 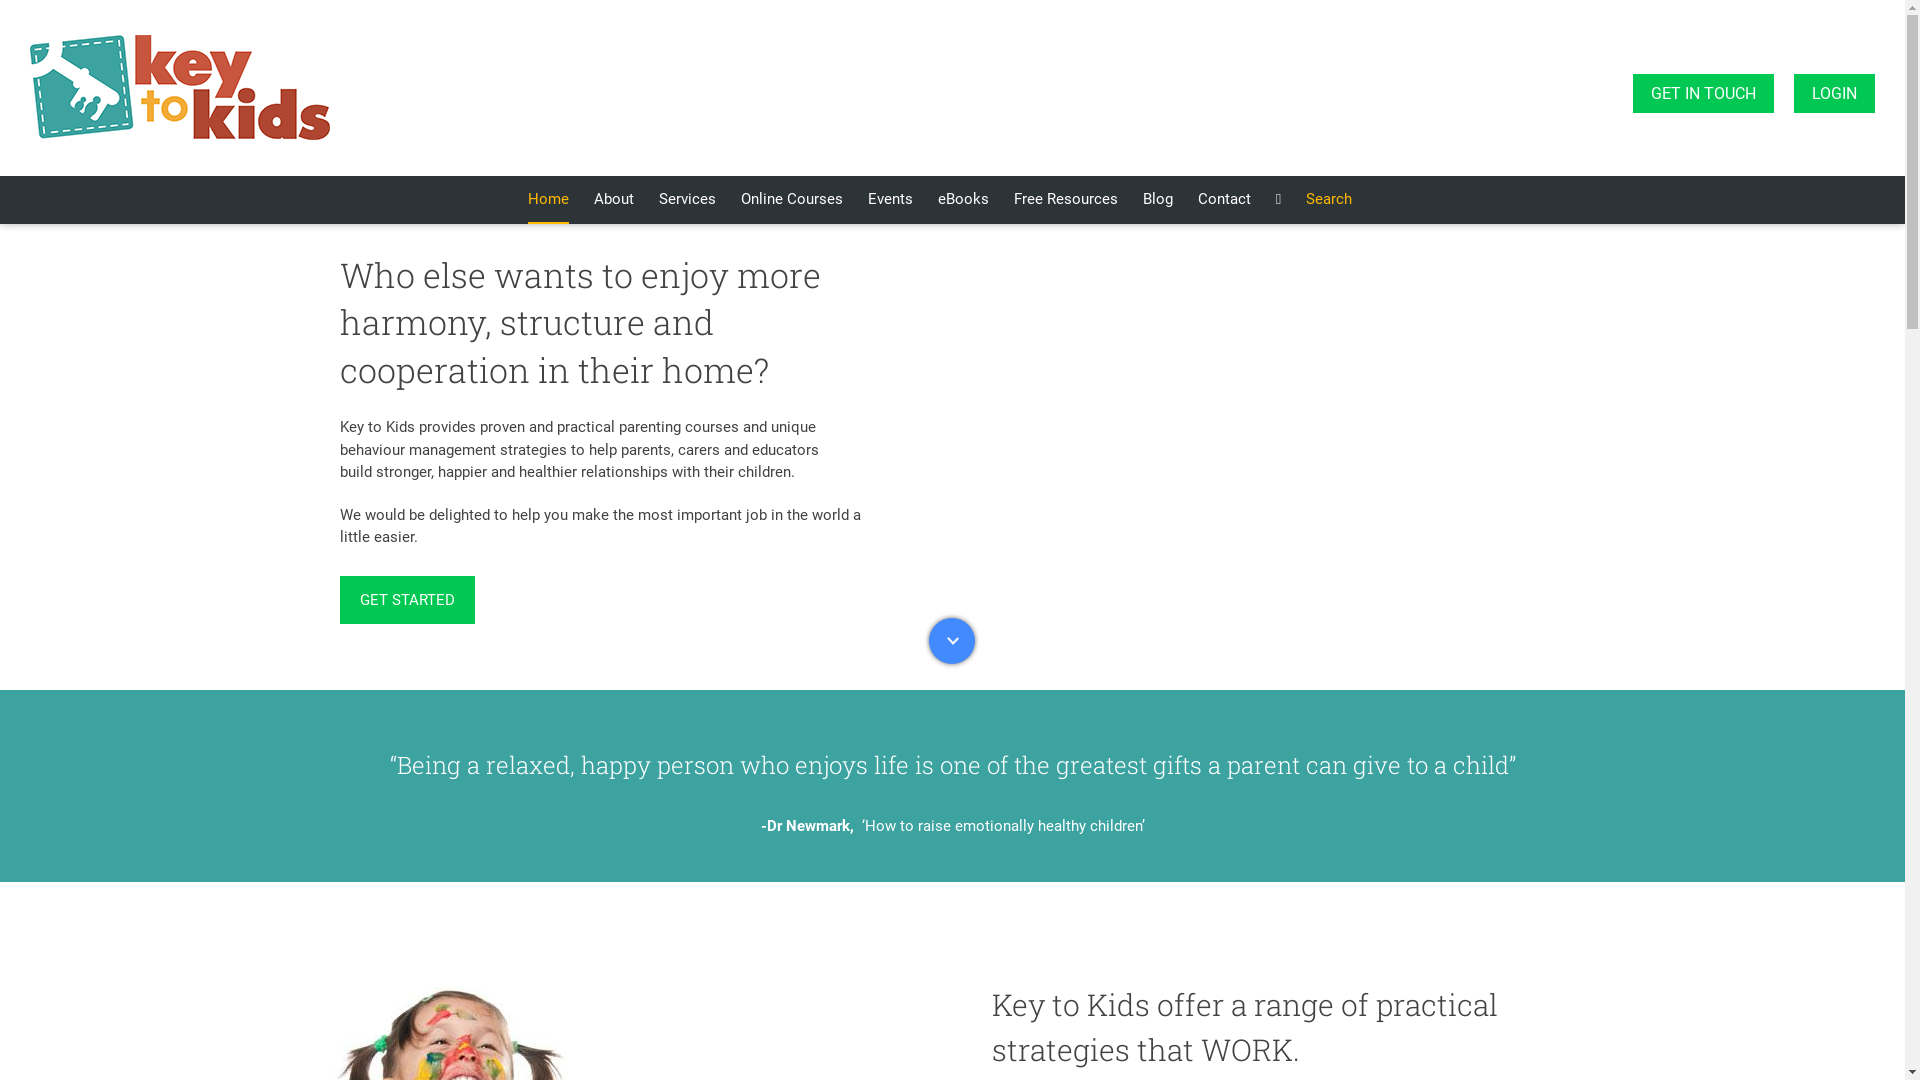 I want to click on 'Contact', so click(x=1223, y=200).